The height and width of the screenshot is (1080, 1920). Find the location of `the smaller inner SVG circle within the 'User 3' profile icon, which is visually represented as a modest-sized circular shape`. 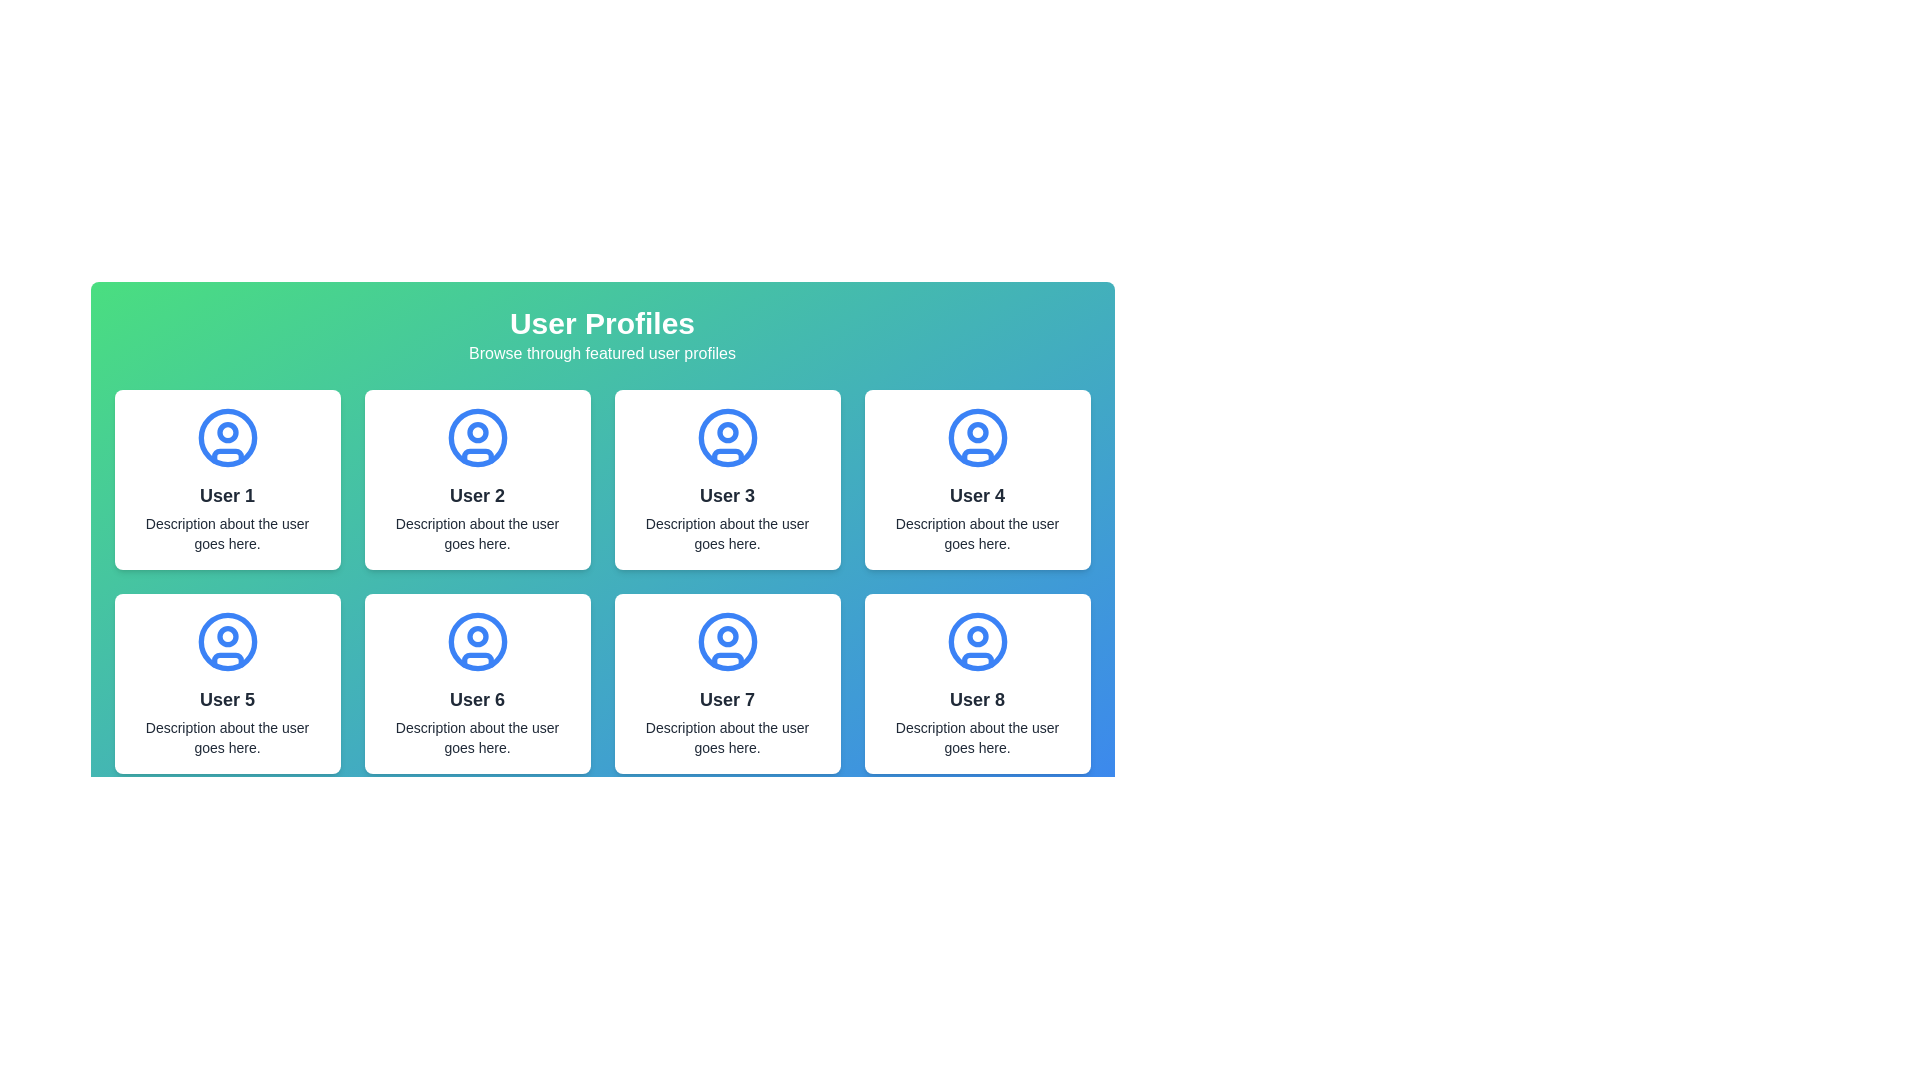

the smaller inner SVG circle within the 'User 3' profile icon, which is visually represented as a modest-sized circular shape is located at coordinates (726, 431).